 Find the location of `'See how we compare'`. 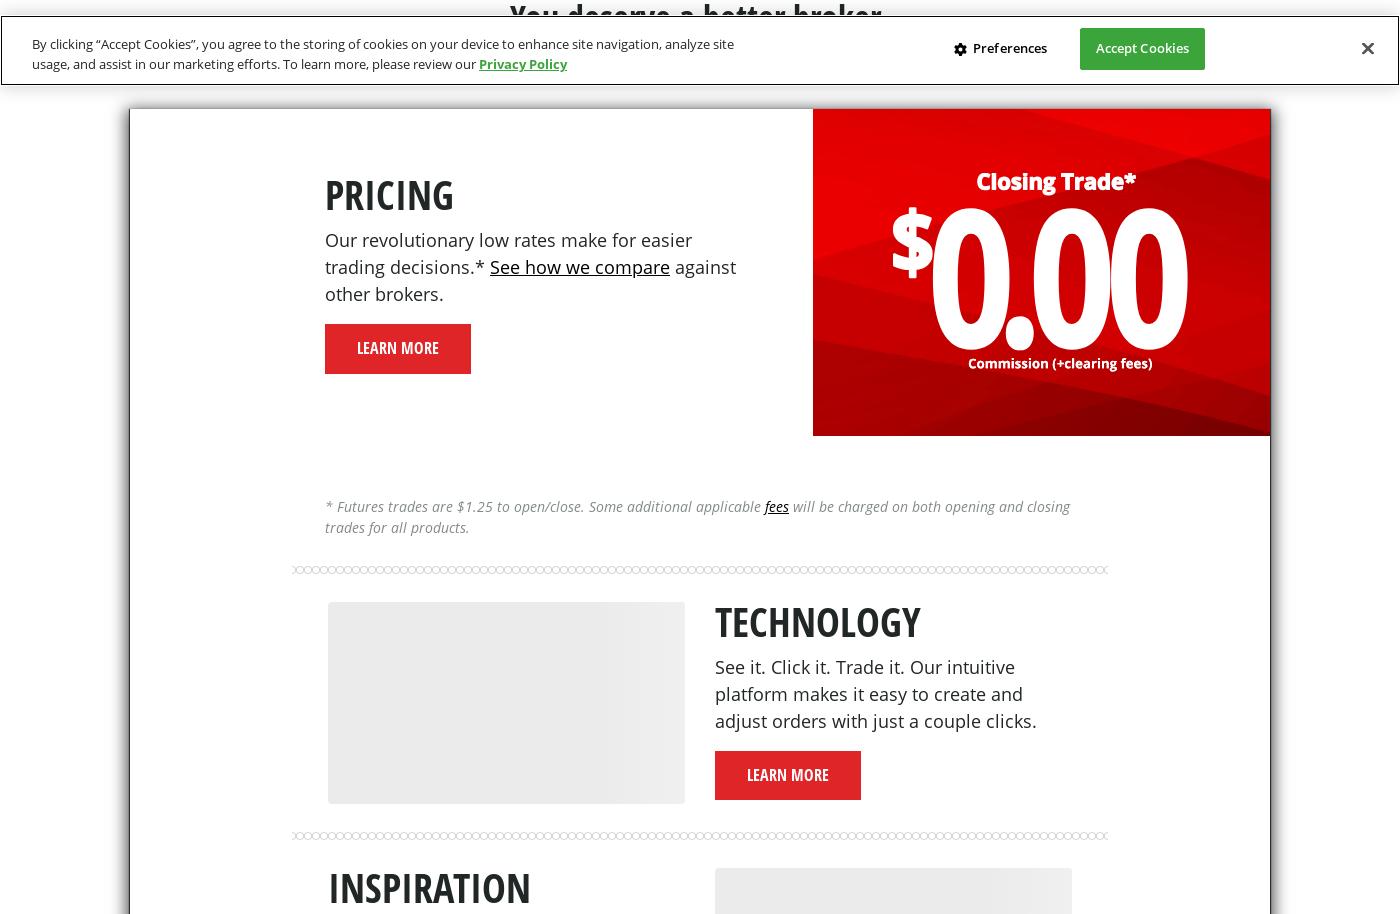

'See how we compare' is located at coordinates (489, 265).